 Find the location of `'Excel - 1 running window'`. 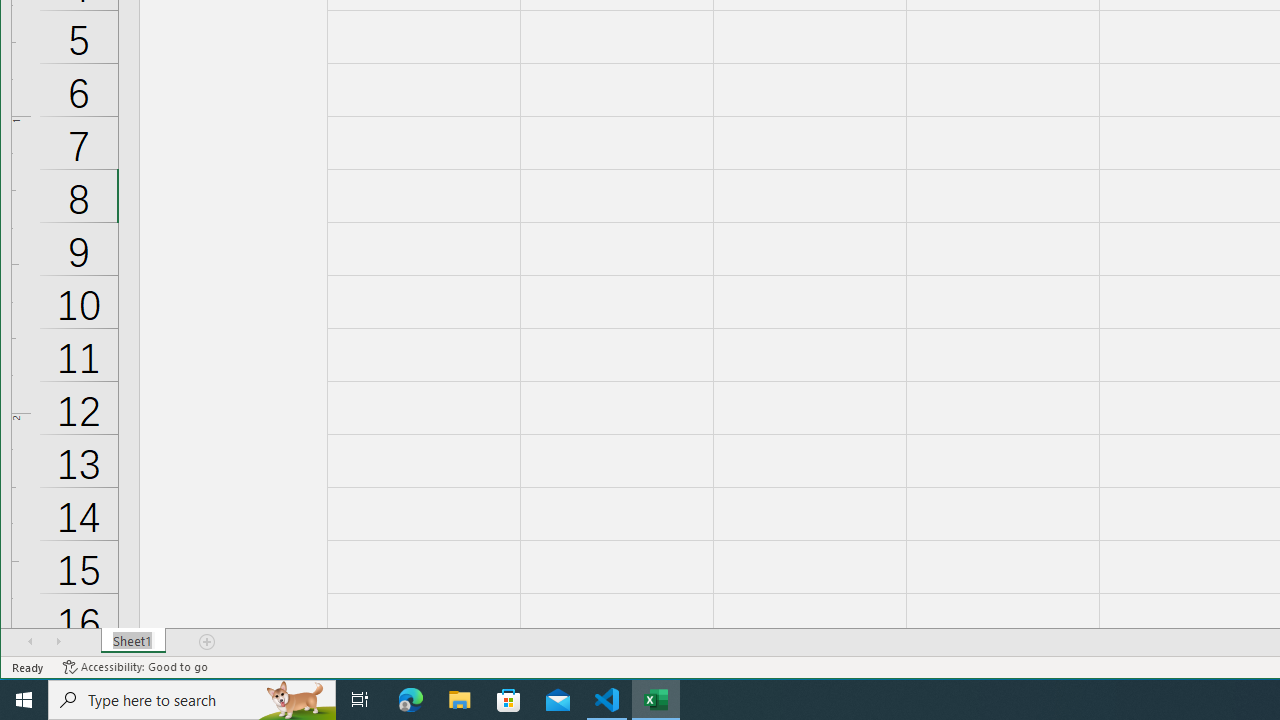

'Excel - 1 running window' is located at coordinates (656, 698).